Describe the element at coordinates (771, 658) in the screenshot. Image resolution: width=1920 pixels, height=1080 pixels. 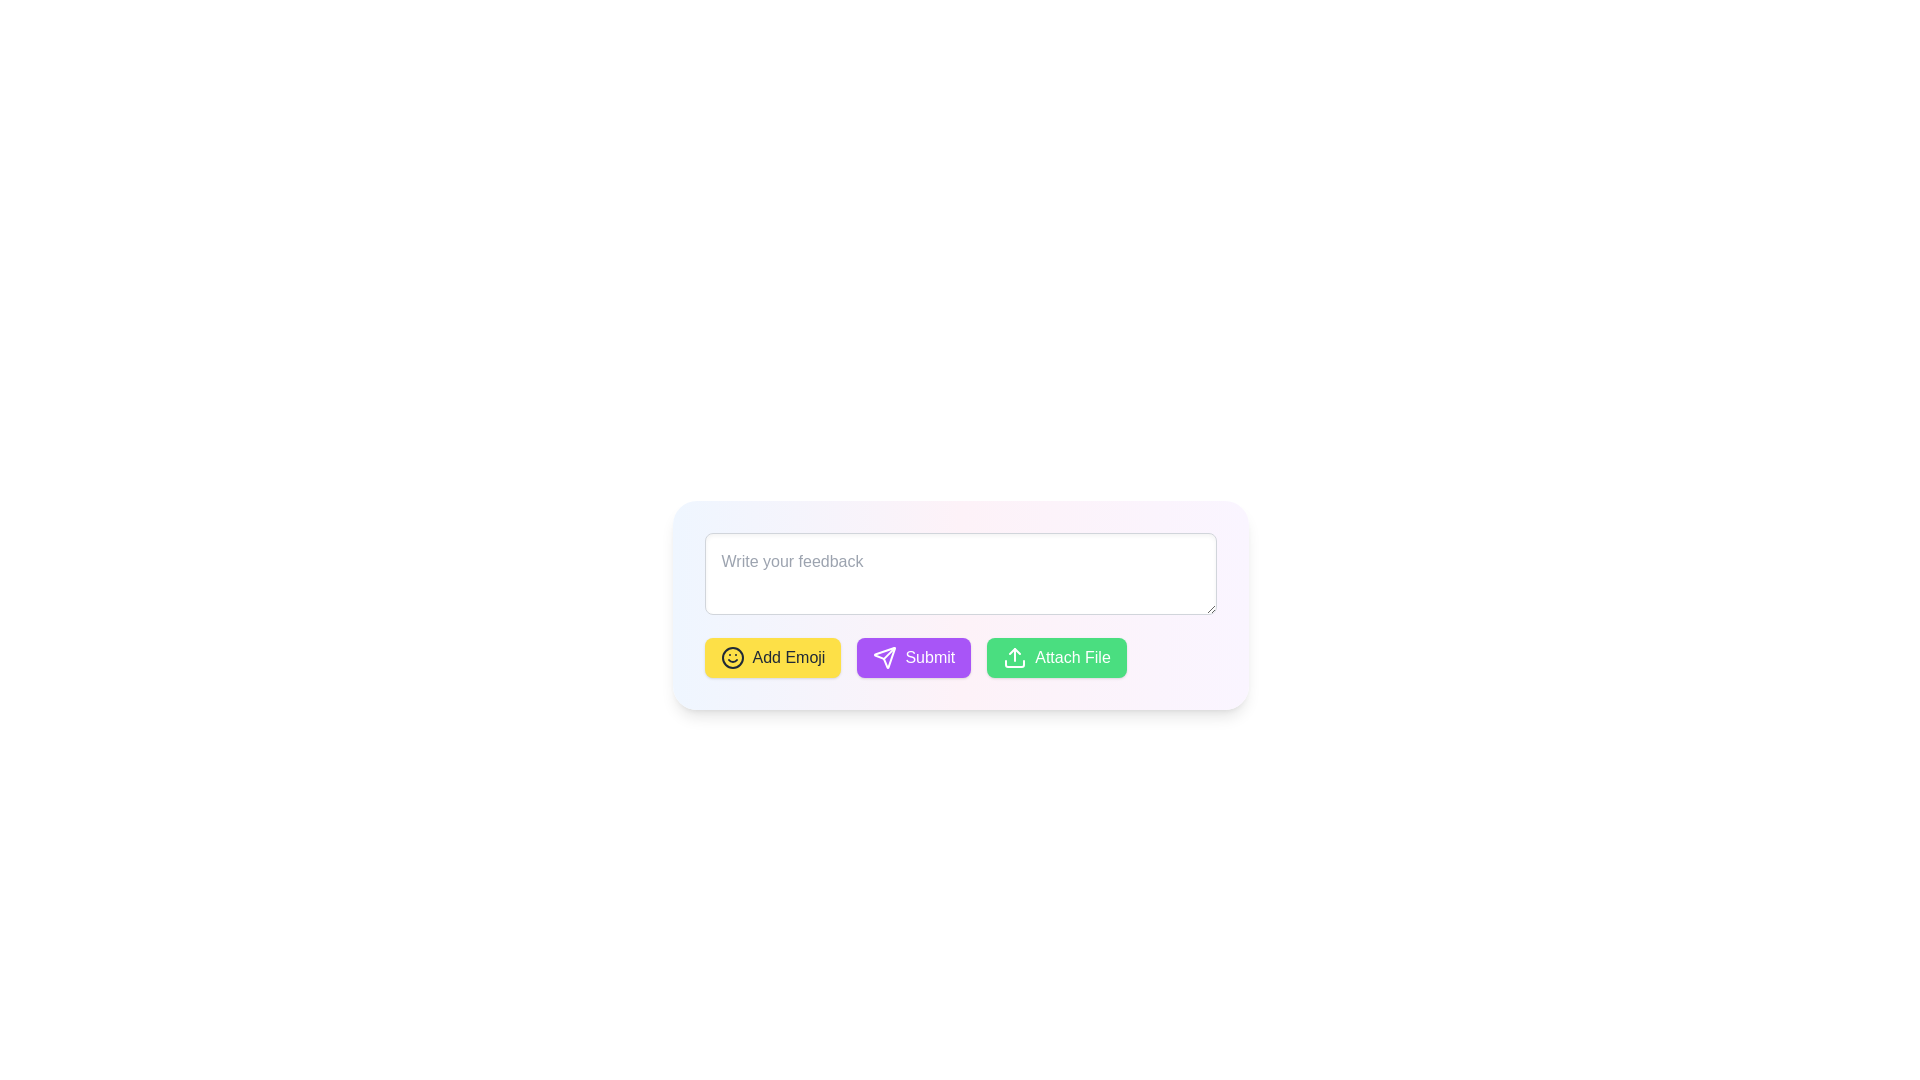
I see `the leftmost button for adding emojis located at the bottom of the interface to observe any tooltip or visual feedback` at that location.